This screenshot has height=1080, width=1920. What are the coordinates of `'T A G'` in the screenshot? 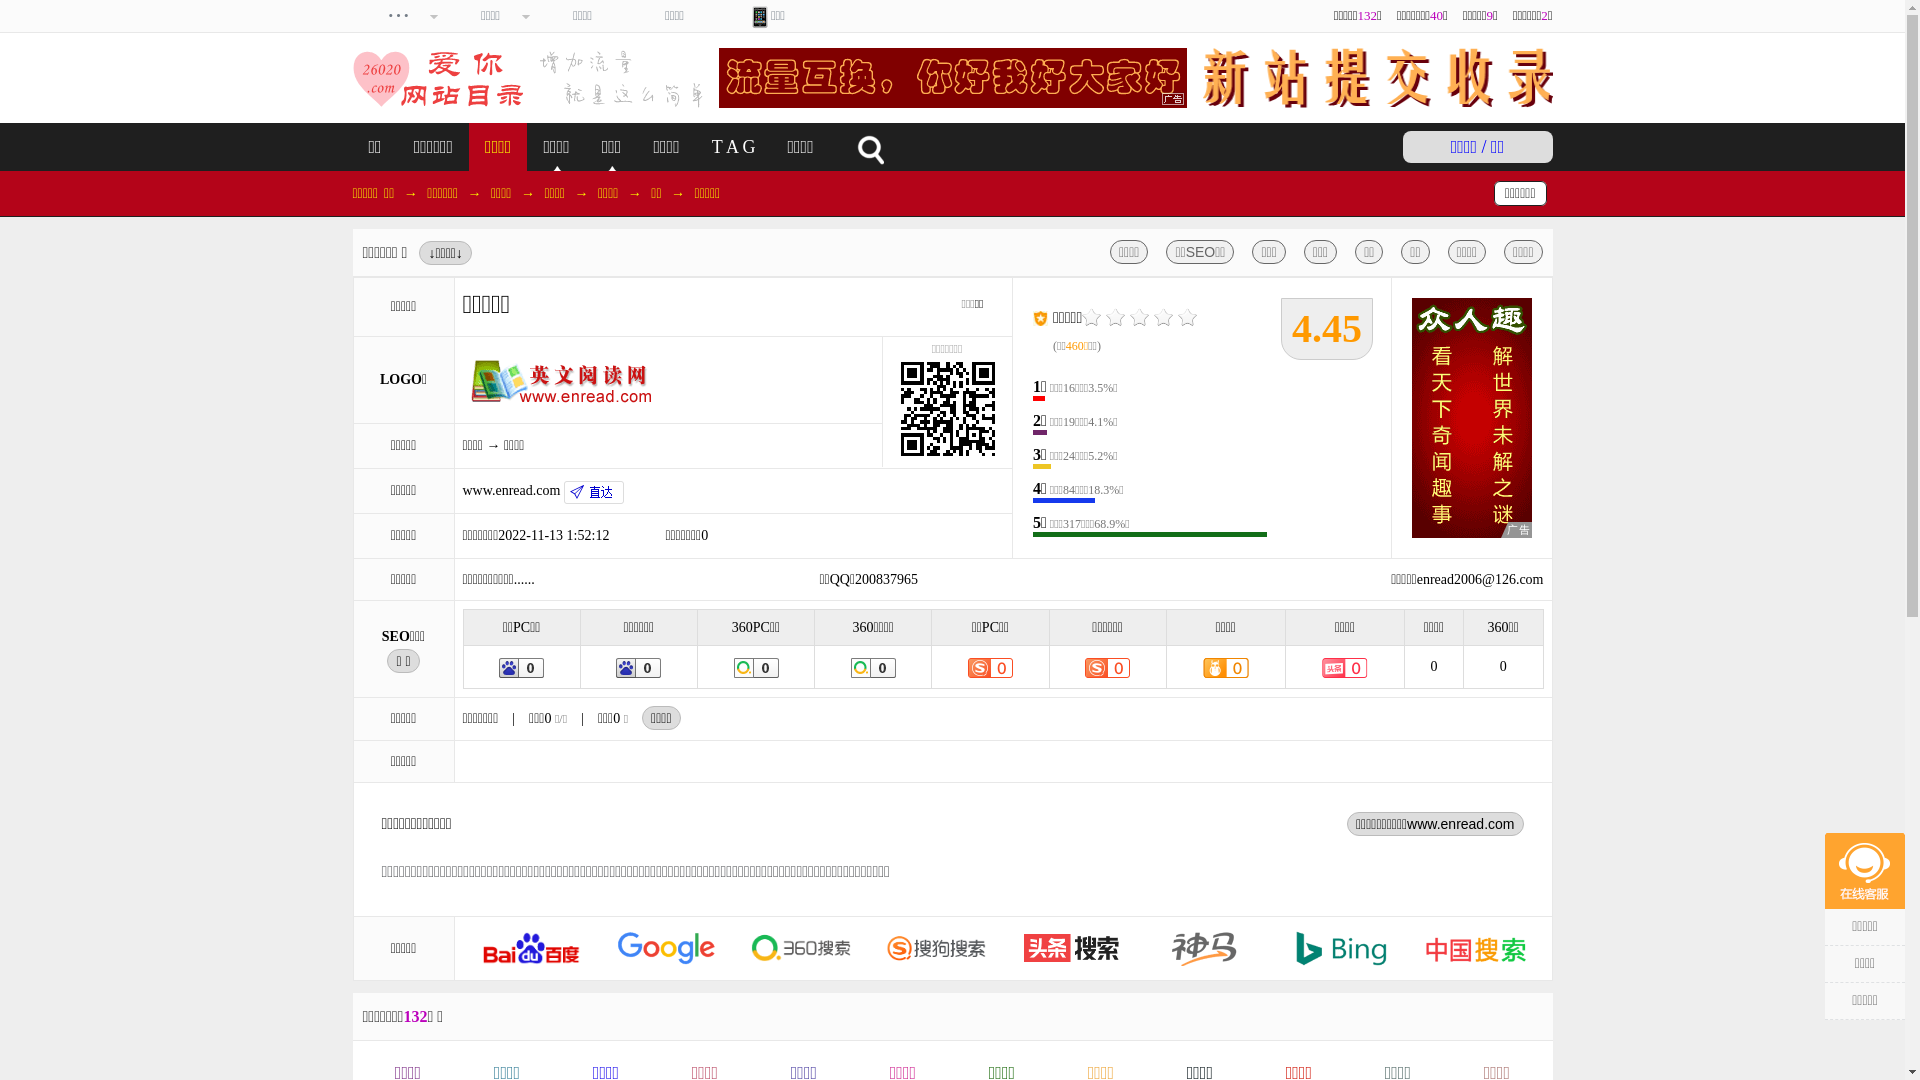 It's located at (733, 145).